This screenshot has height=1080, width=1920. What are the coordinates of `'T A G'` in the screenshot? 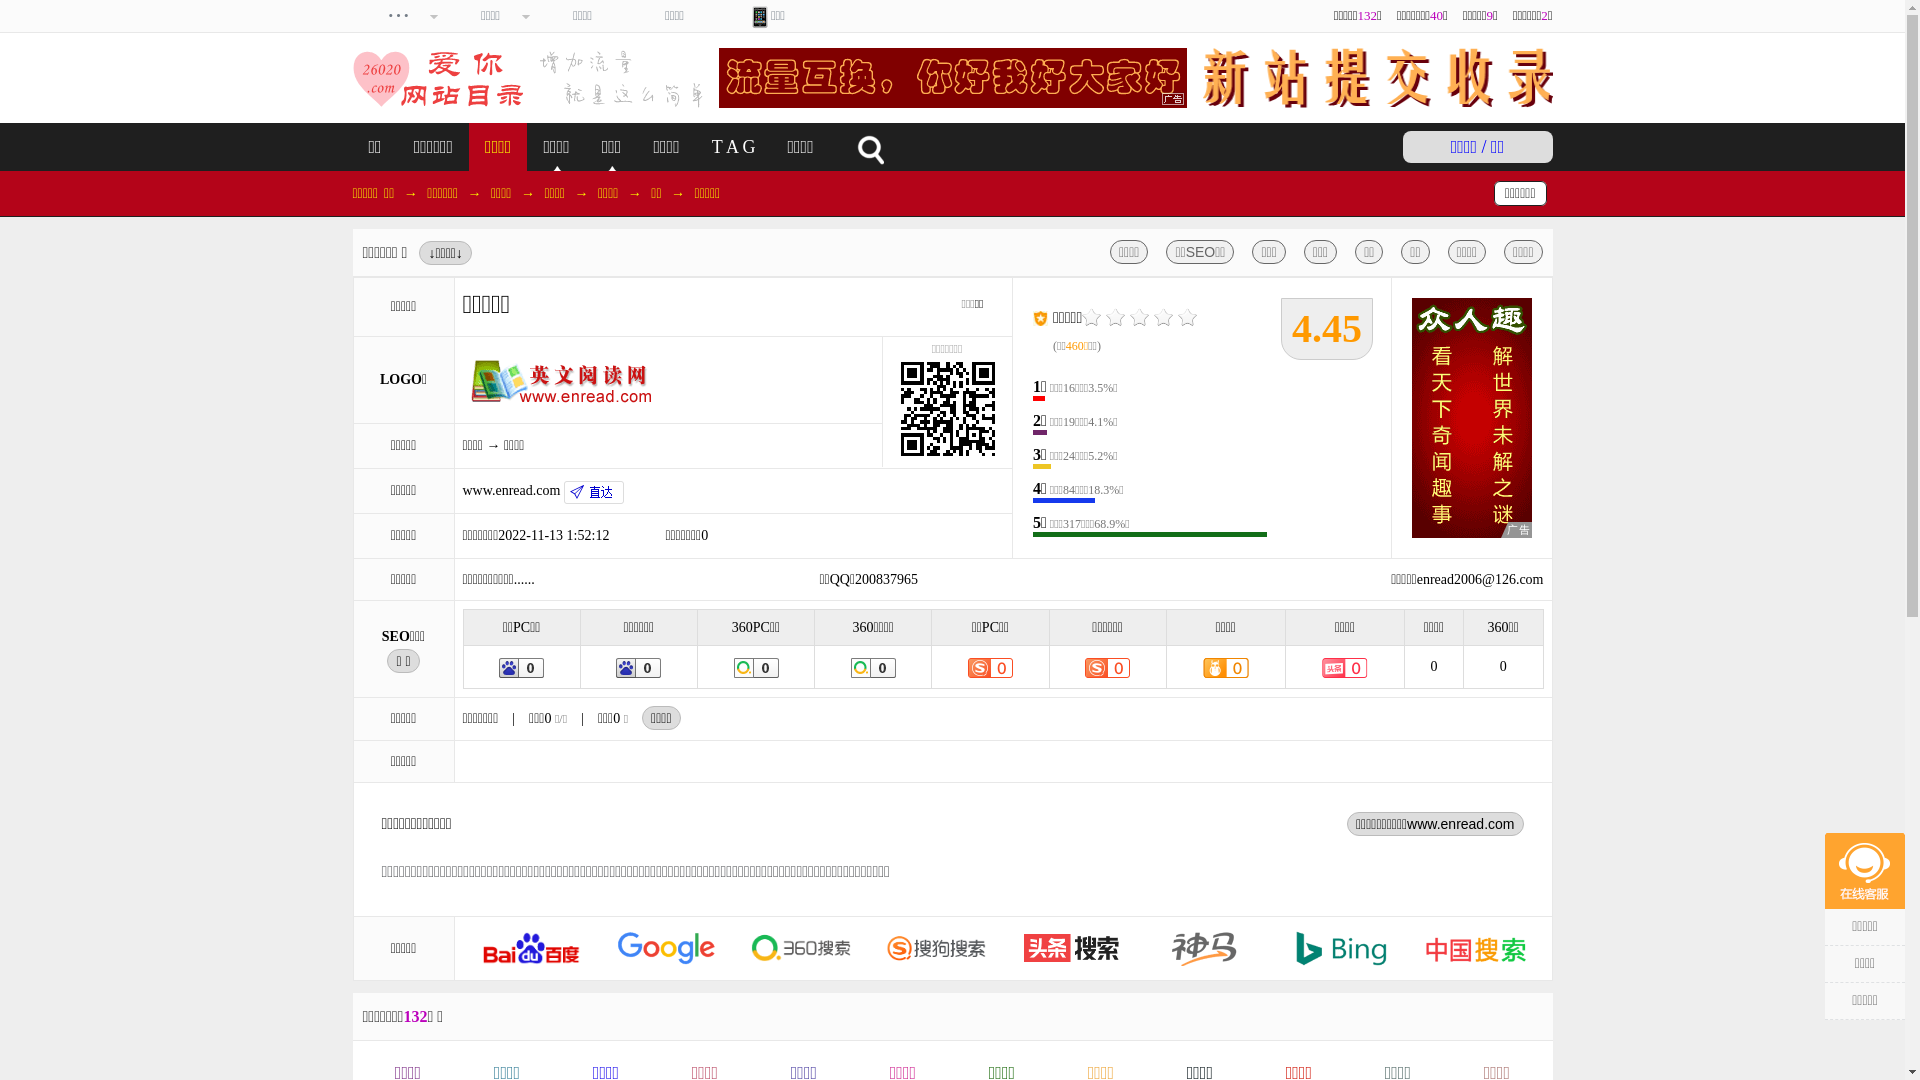 It's located at (733, 145).